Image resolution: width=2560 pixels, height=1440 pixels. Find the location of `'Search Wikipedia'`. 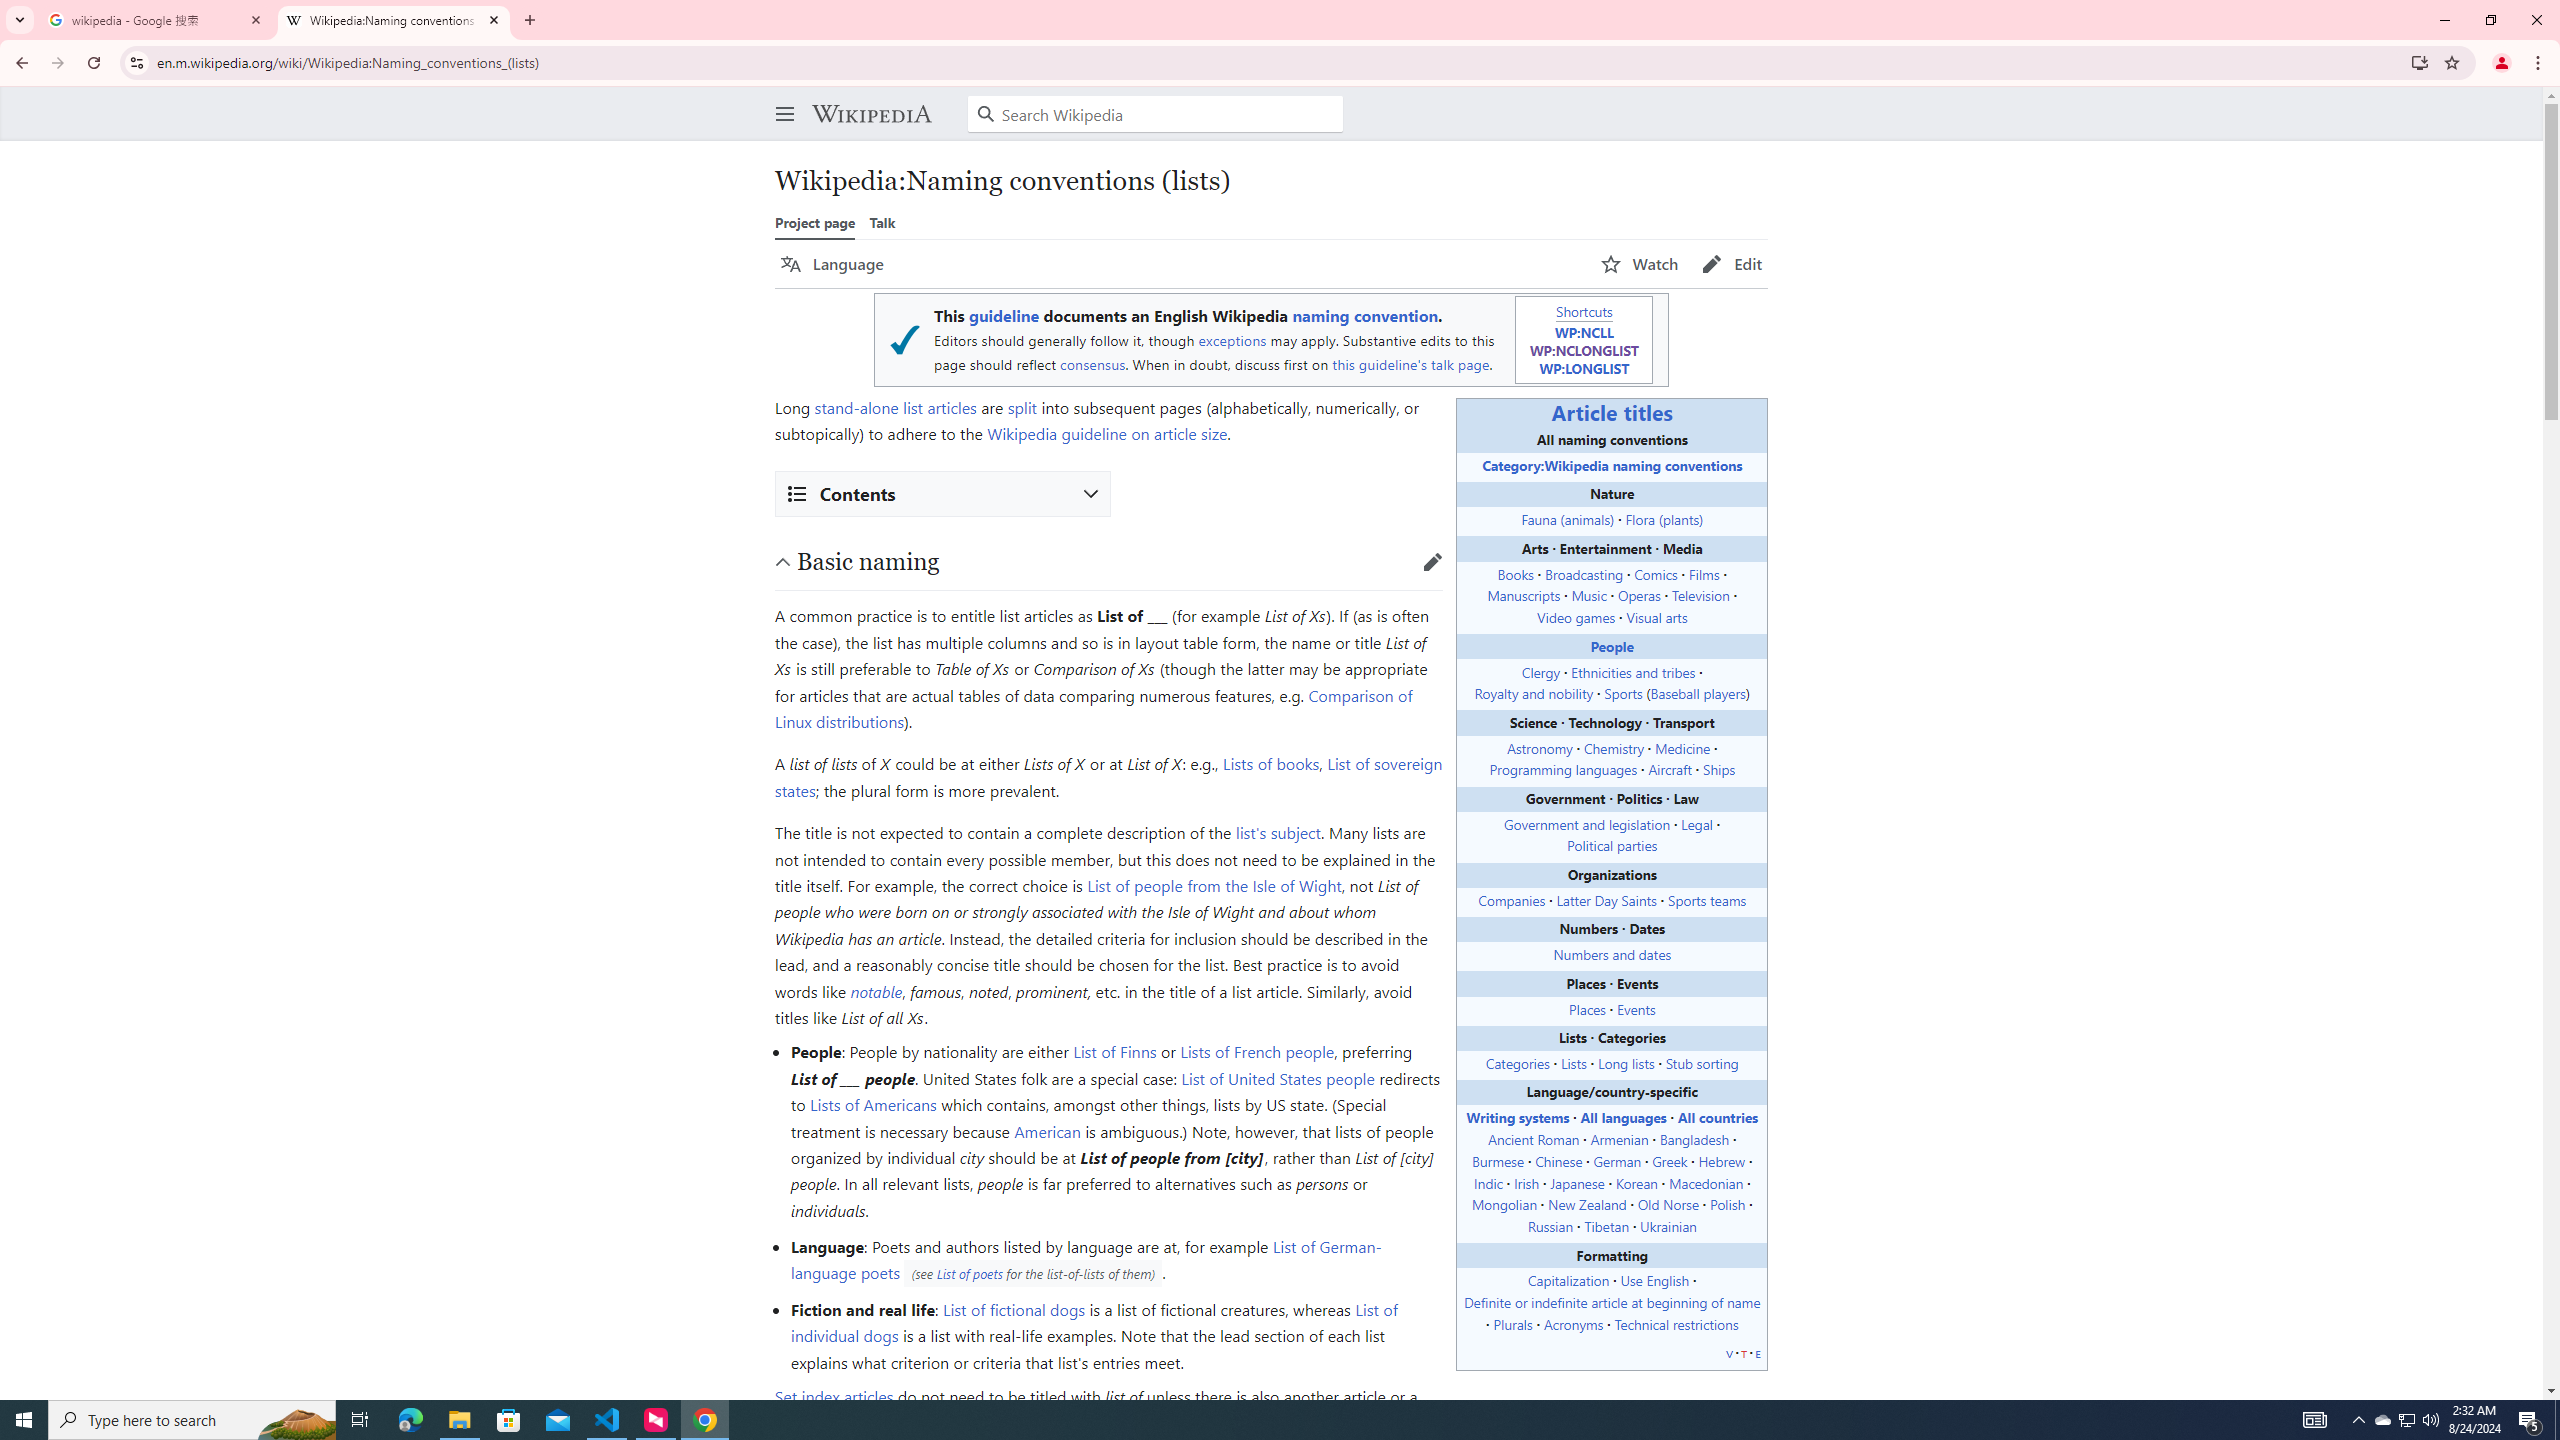

'Search Wikipedia' is located at coordinates (1154, 114).